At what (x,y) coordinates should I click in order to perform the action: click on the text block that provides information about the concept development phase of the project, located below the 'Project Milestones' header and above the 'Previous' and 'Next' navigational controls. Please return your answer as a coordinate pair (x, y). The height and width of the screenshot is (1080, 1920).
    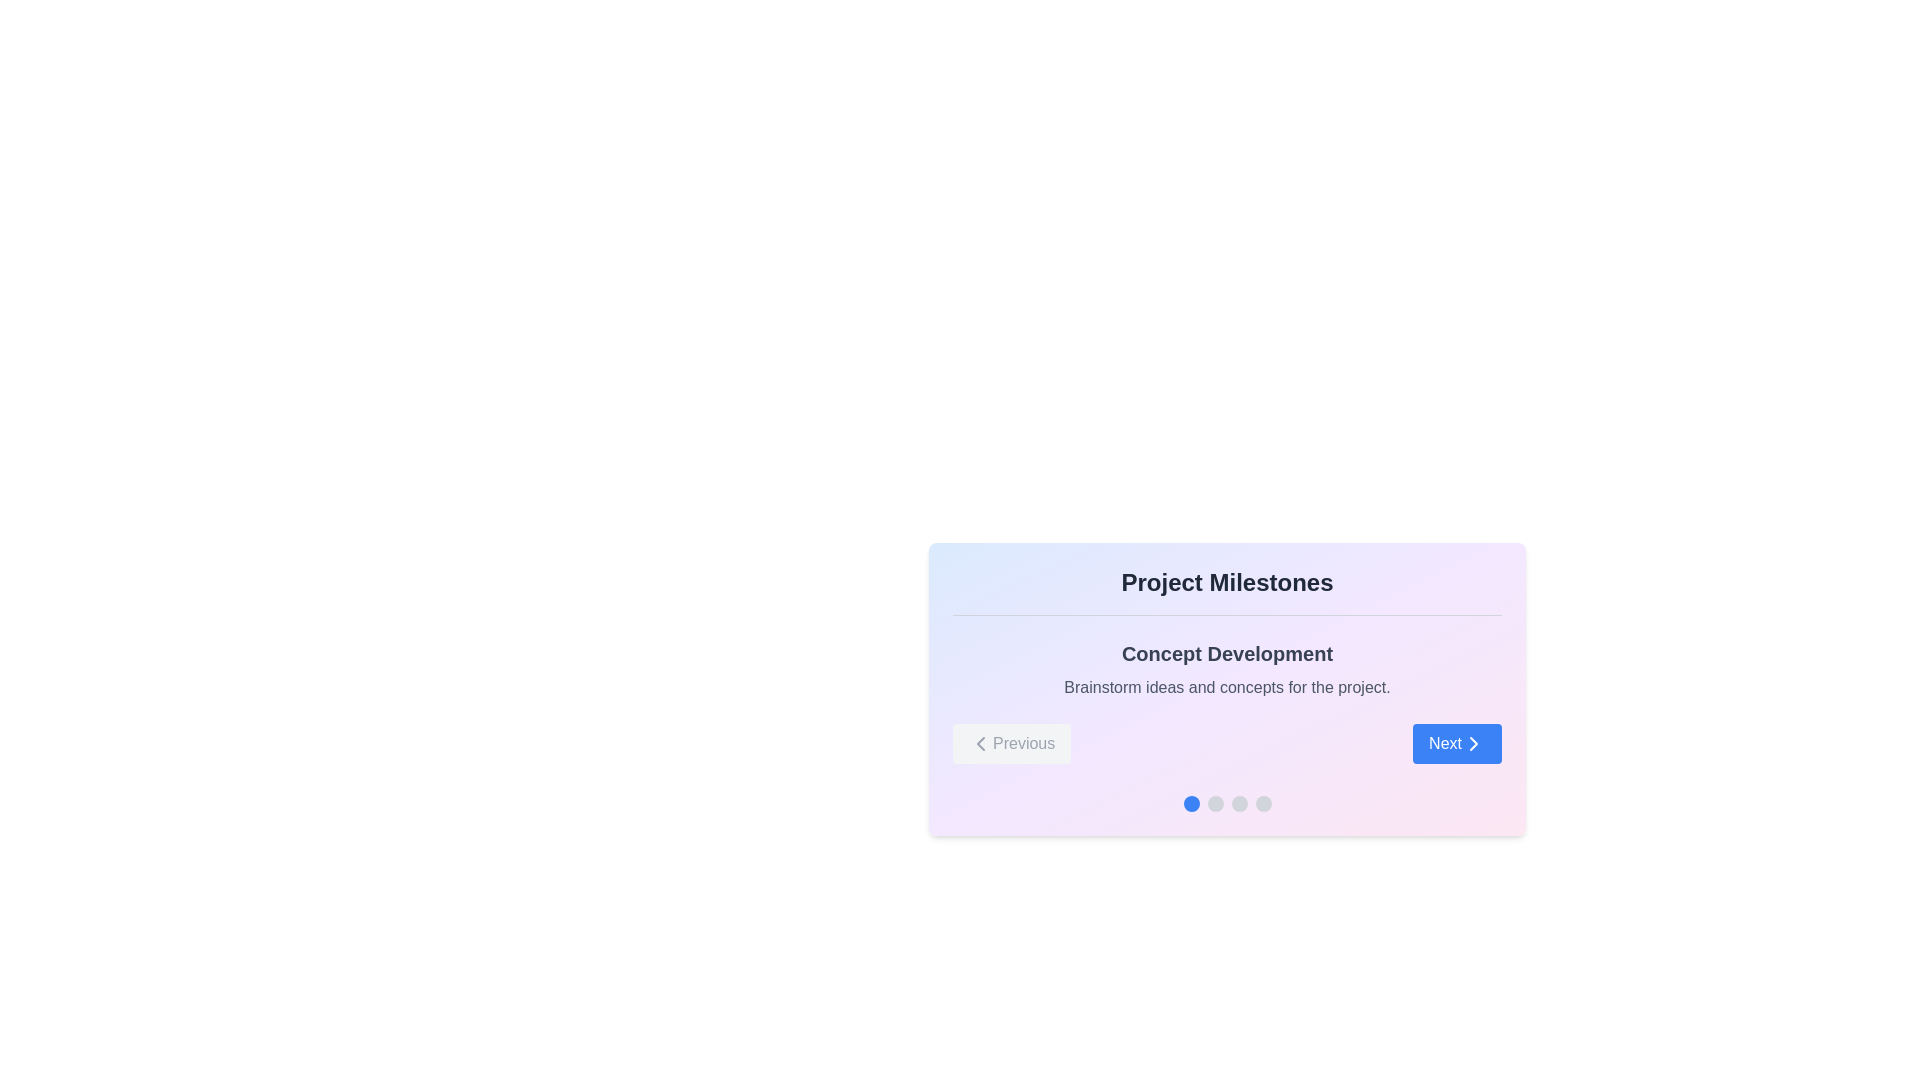
    Looking at the image, I should click on (1226, 670).